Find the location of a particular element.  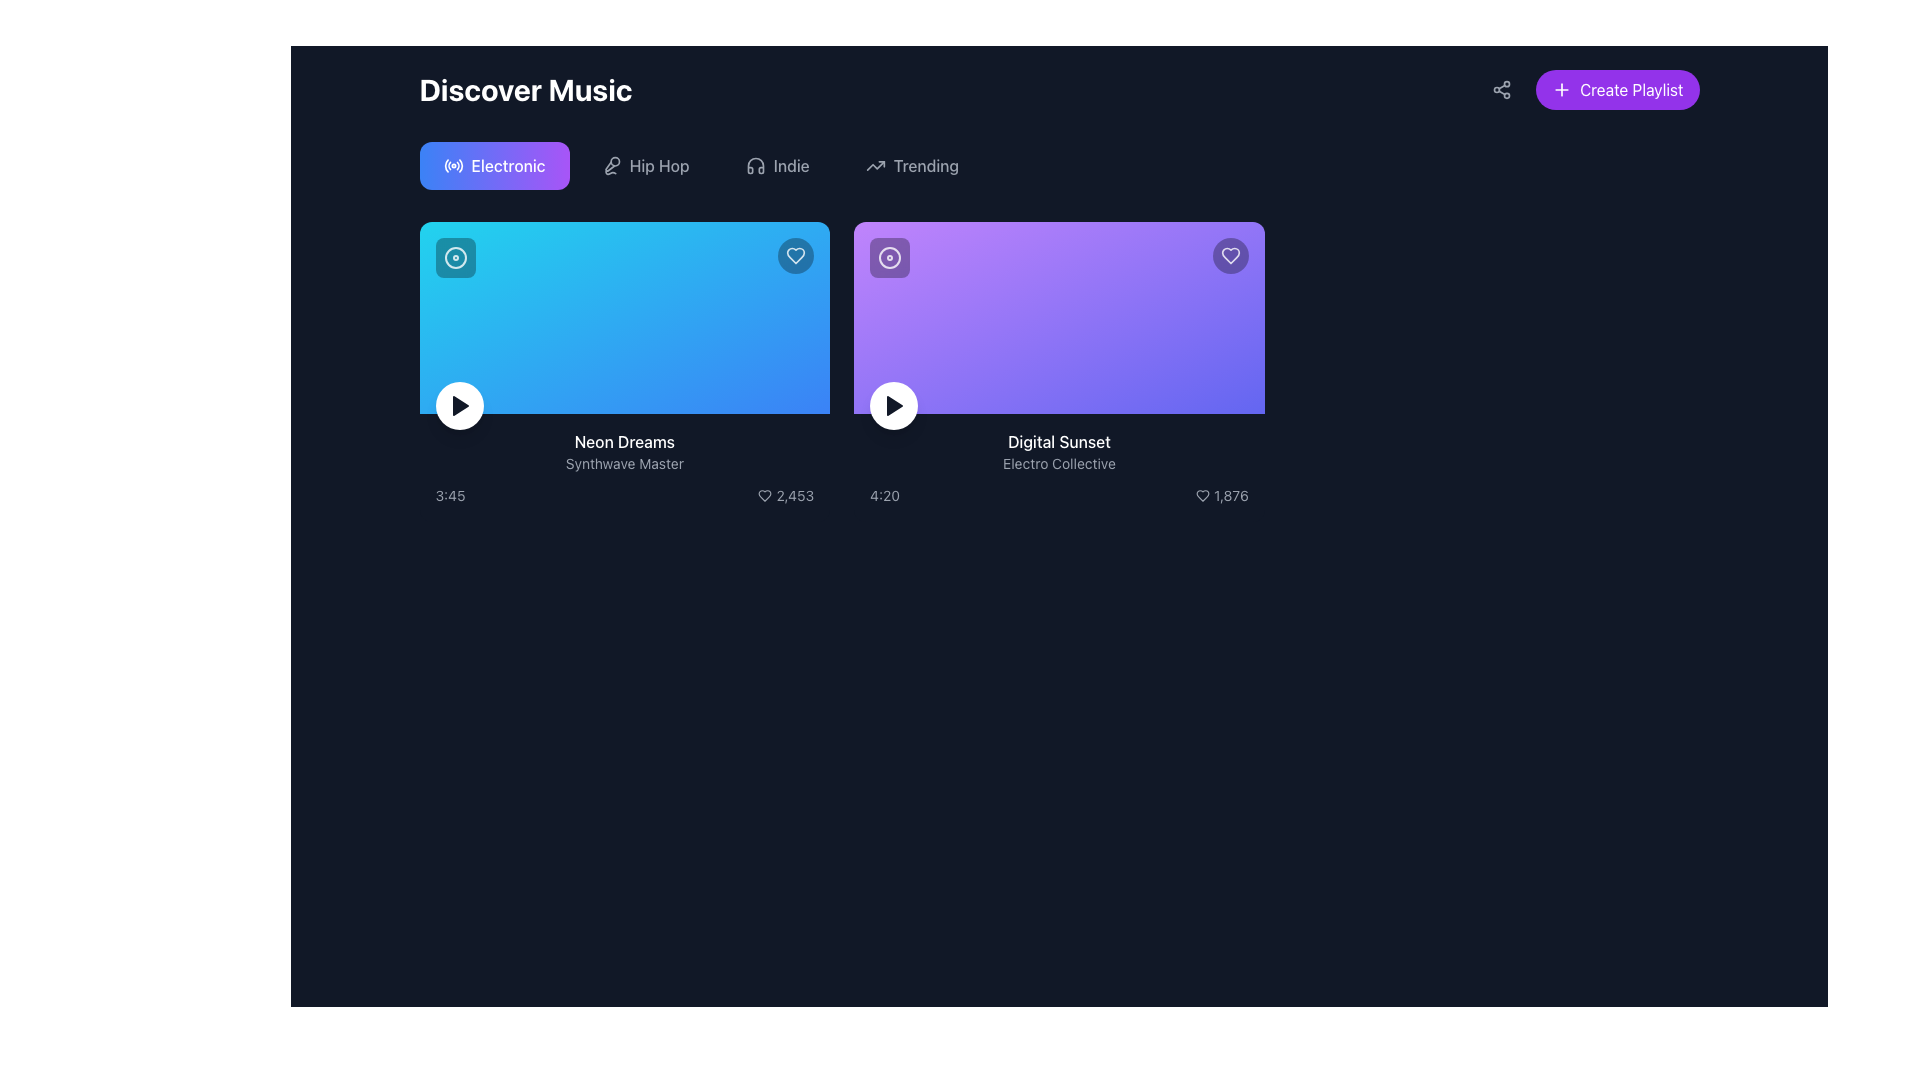

the 'Indie' button in the 'Discover Music' section is located at coordinates (776, 164).